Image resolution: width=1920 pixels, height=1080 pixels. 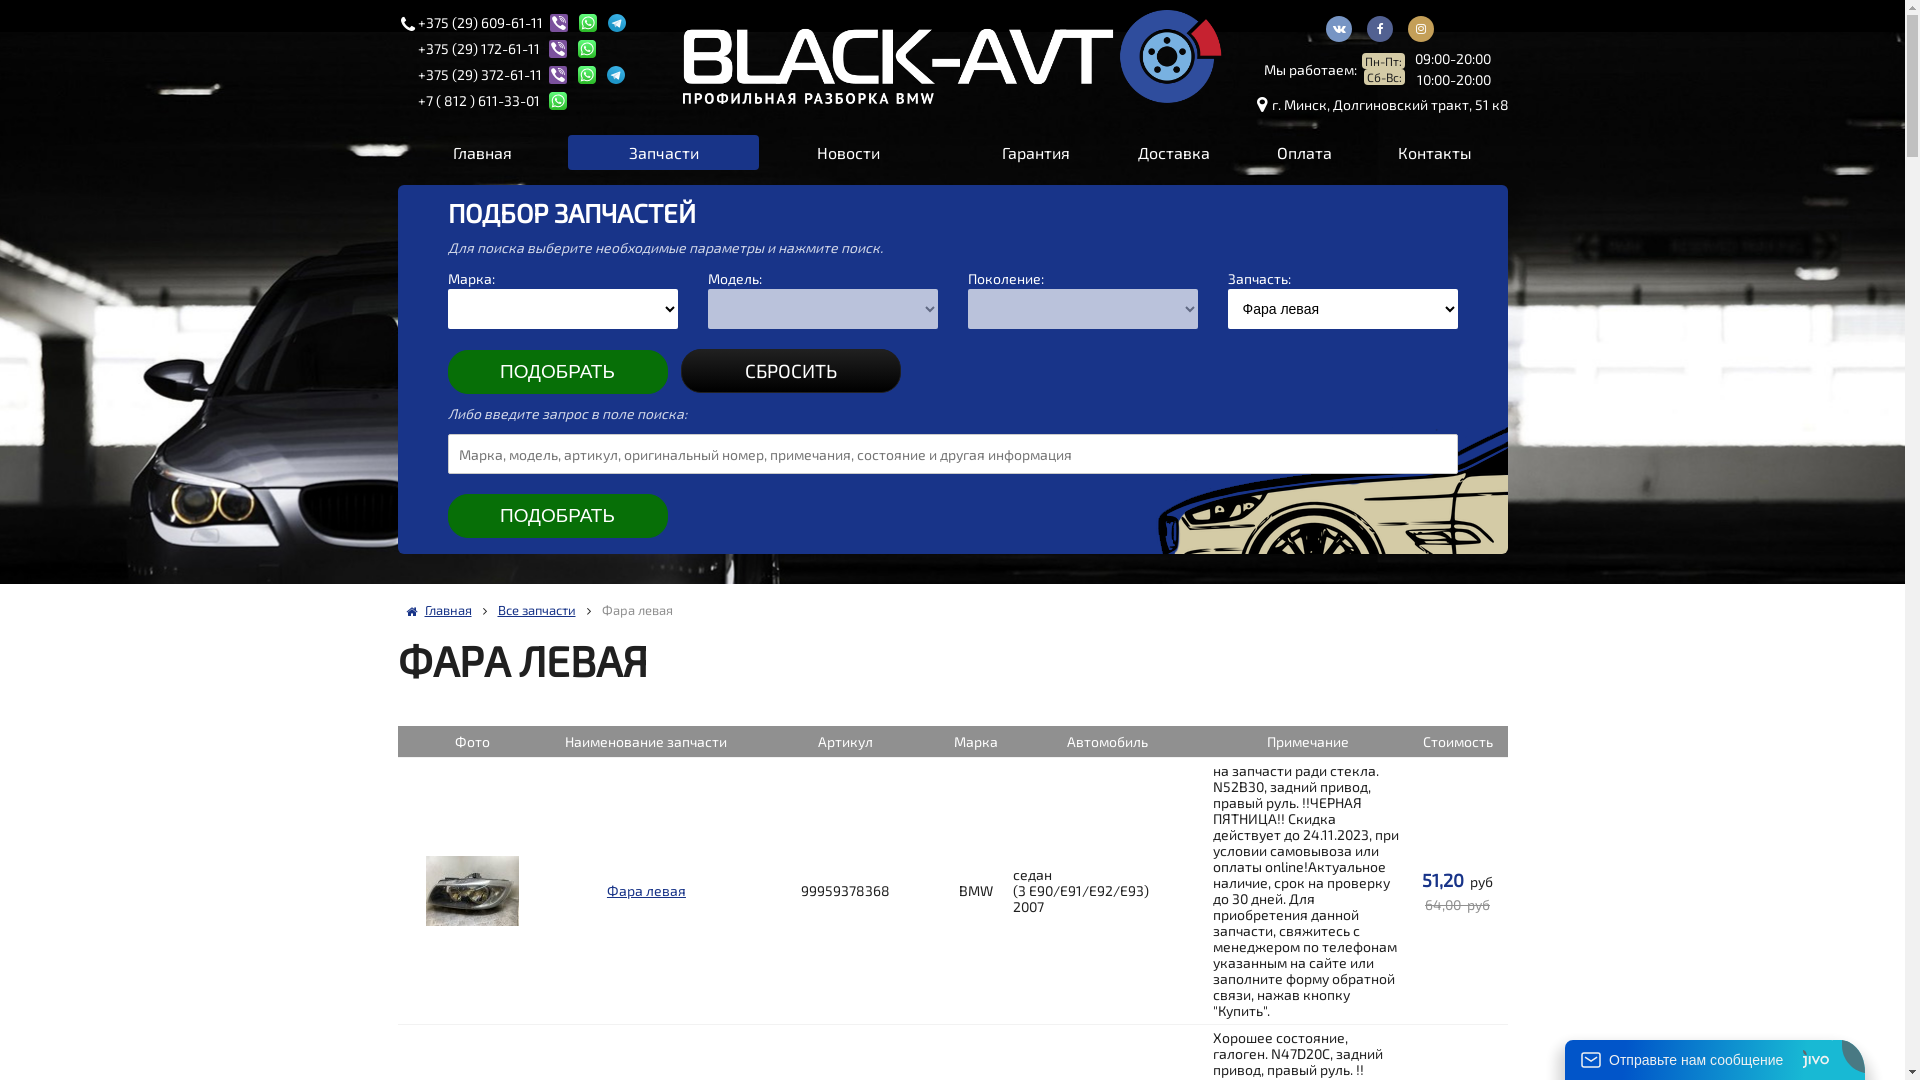 I want to click on '+7 ( 812 ) 611-33-01', so click(x=480, y=100).